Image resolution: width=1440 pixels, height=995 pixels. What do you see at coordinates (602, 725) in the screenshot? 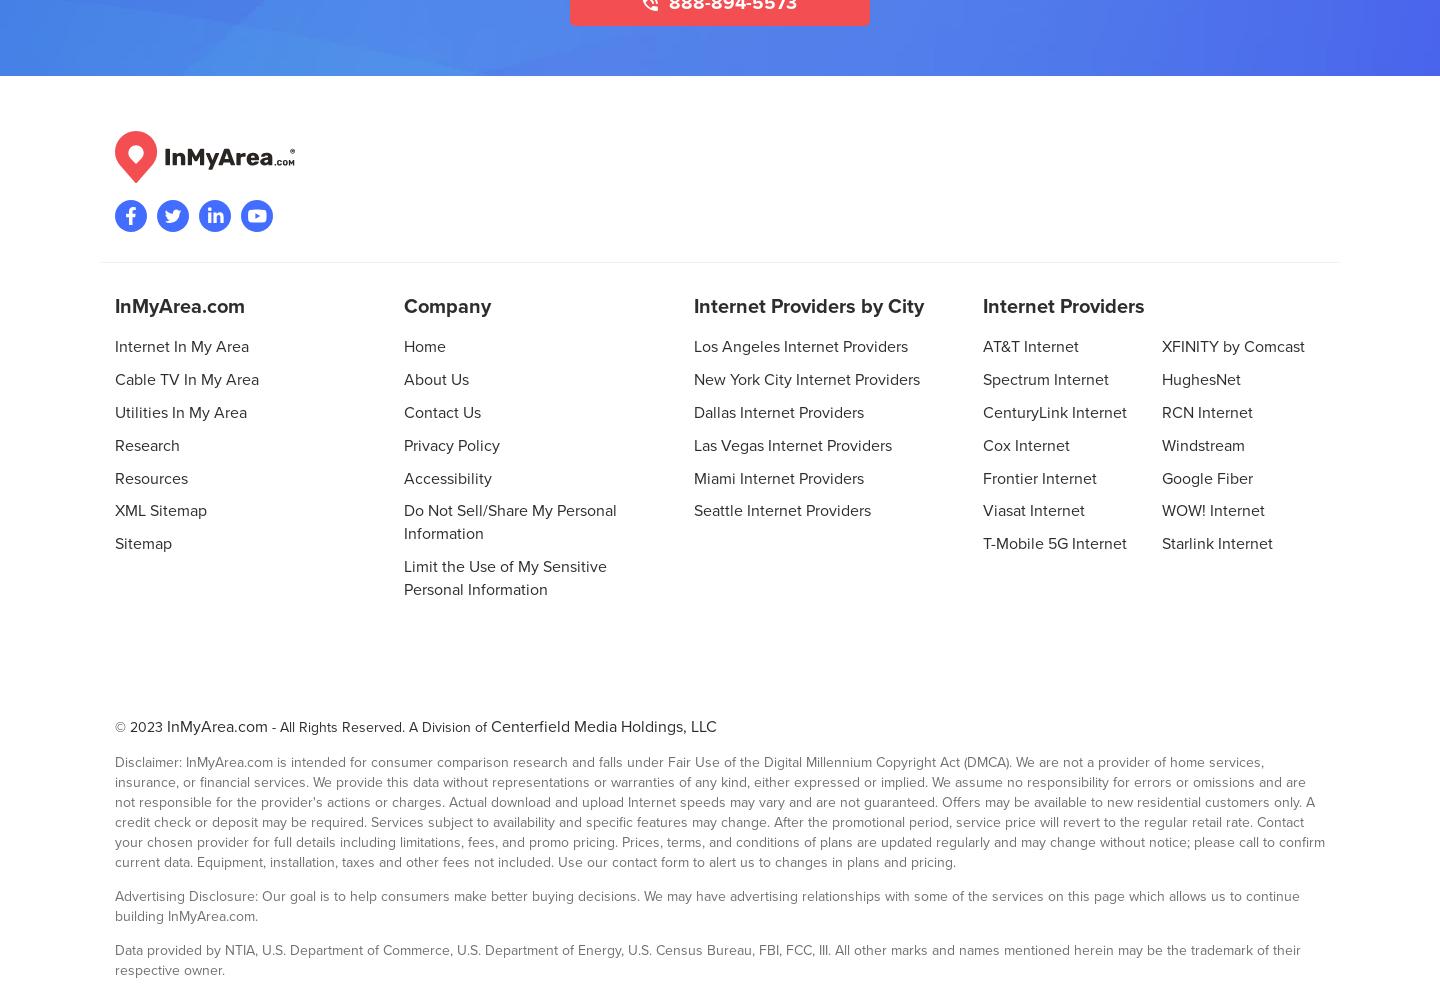
I see `'Centerfield
Media Holdings, LLC'` at bounding box center [602, 725].